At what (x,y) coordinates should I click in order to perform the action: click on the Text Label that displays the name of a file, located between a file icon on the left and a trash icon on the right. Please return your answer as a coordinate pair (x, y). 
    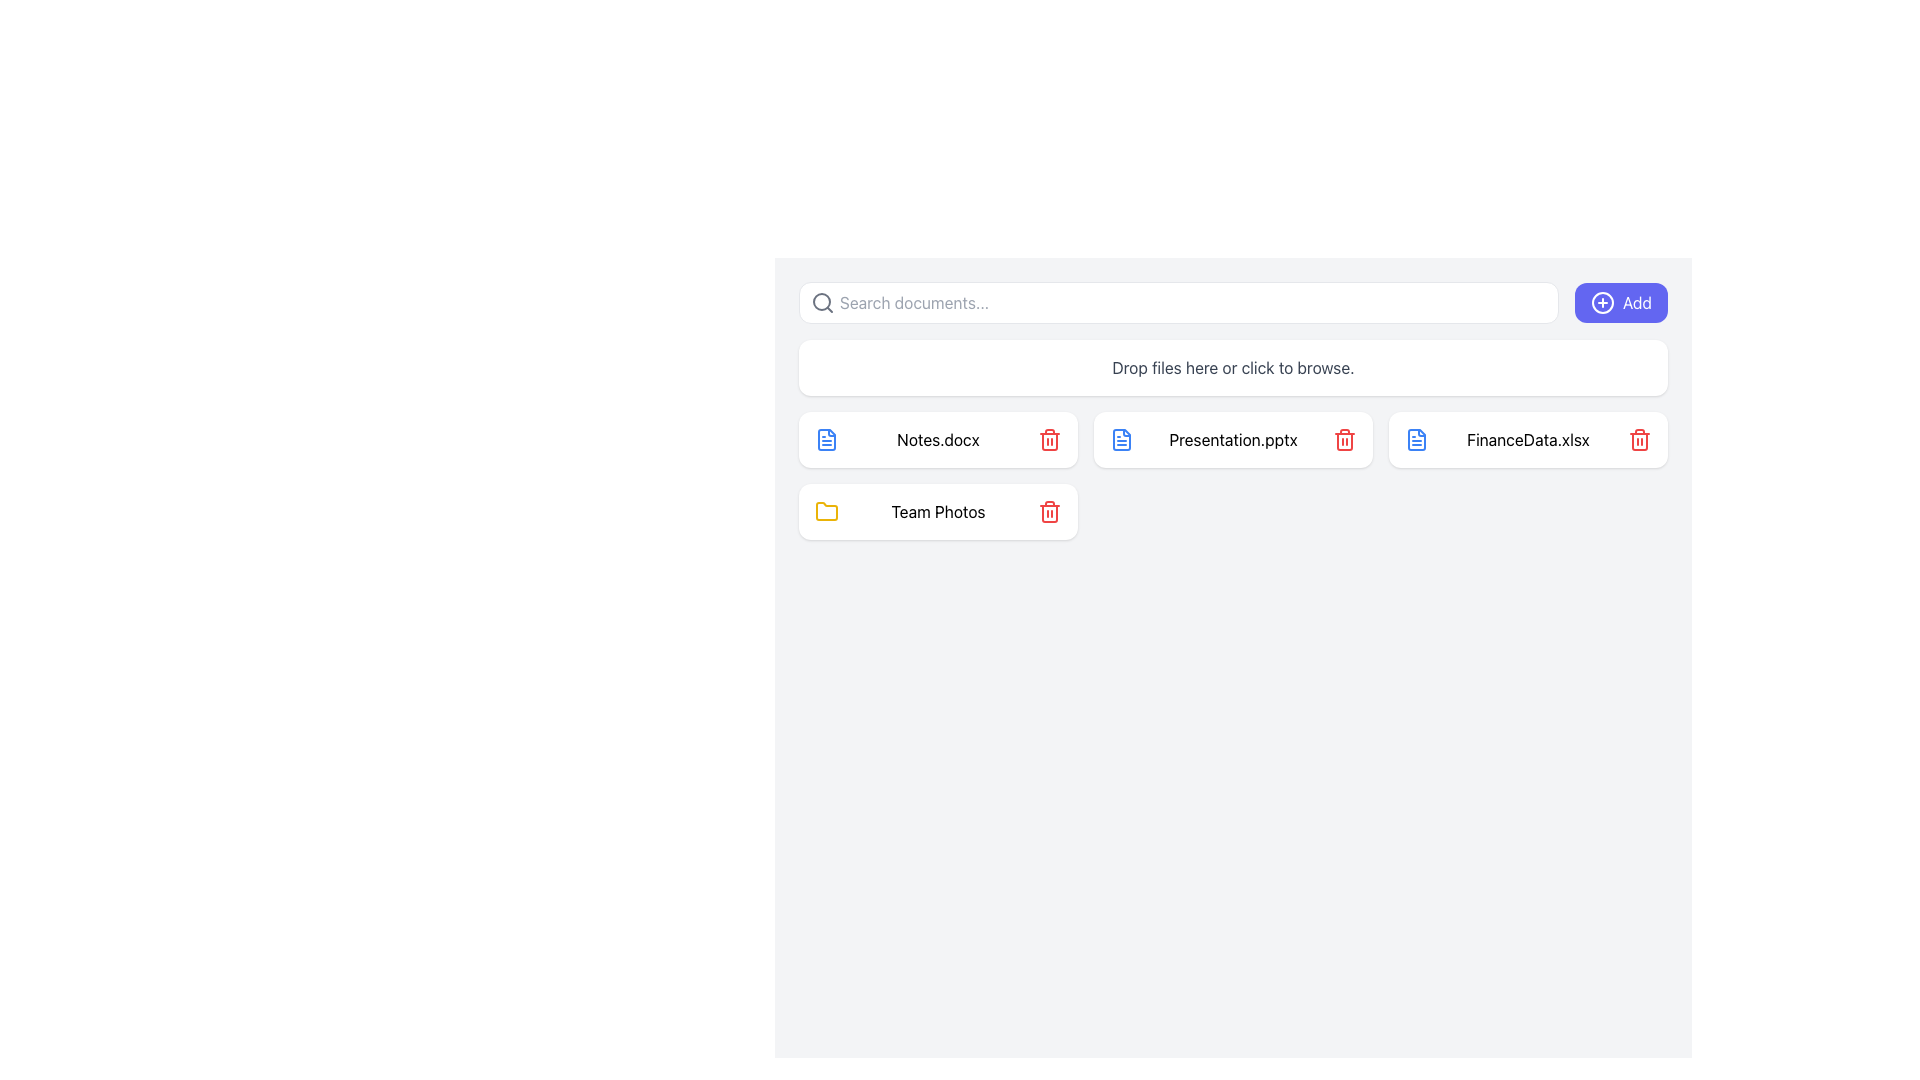
    Looking at the image, I should click on (1232, 438).